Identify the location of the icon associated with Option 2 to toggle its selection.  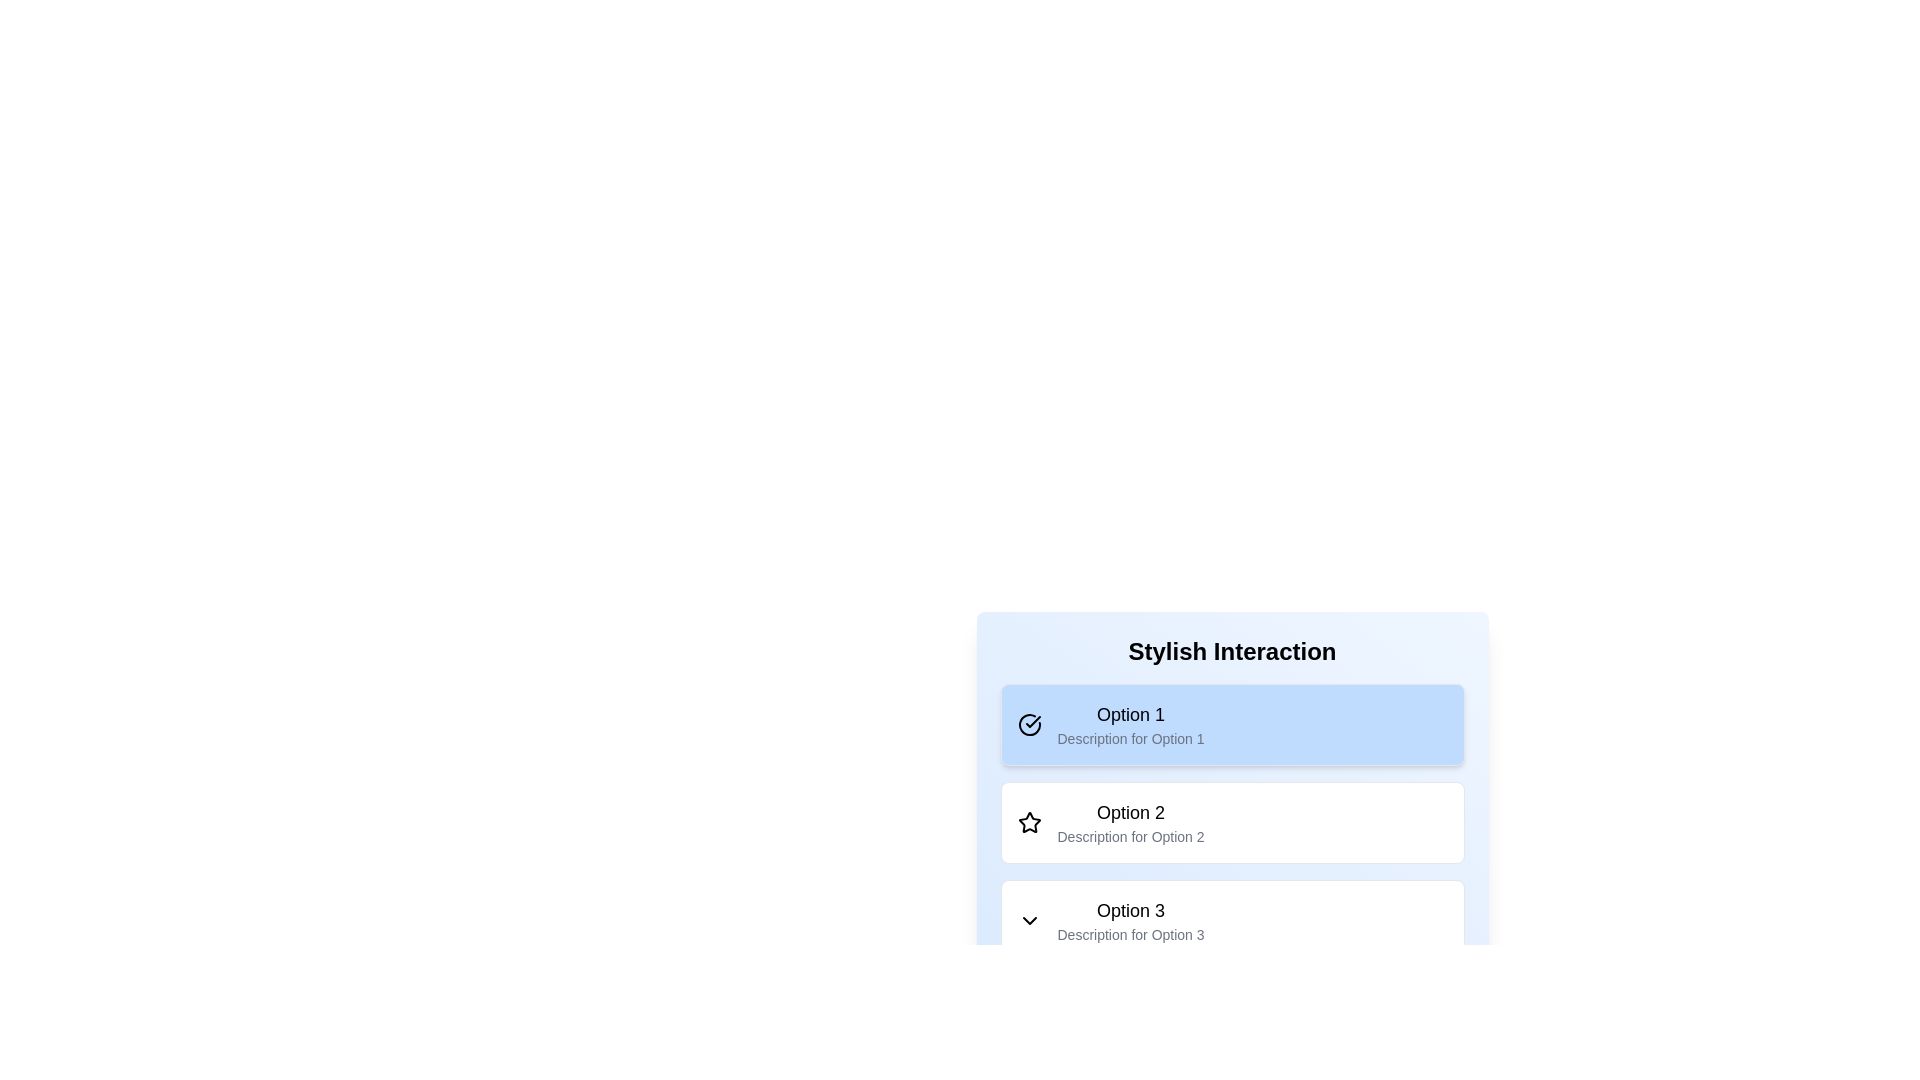
(1029, 822).